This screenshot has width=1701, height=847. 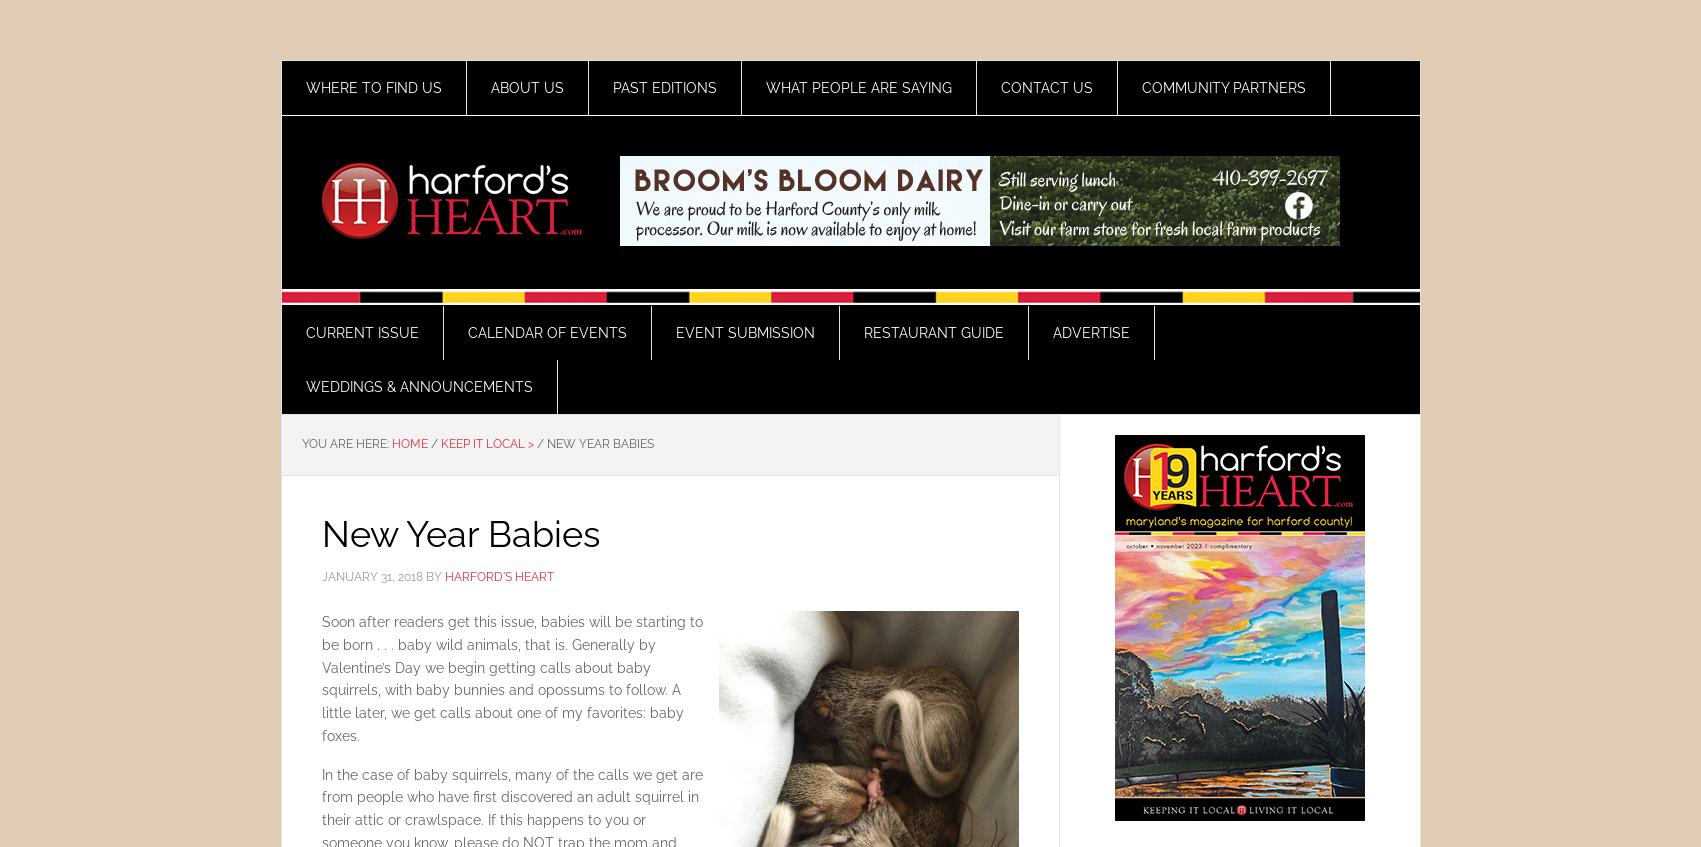 I want to click on 'Past Editions', so click(x=663, y=88).